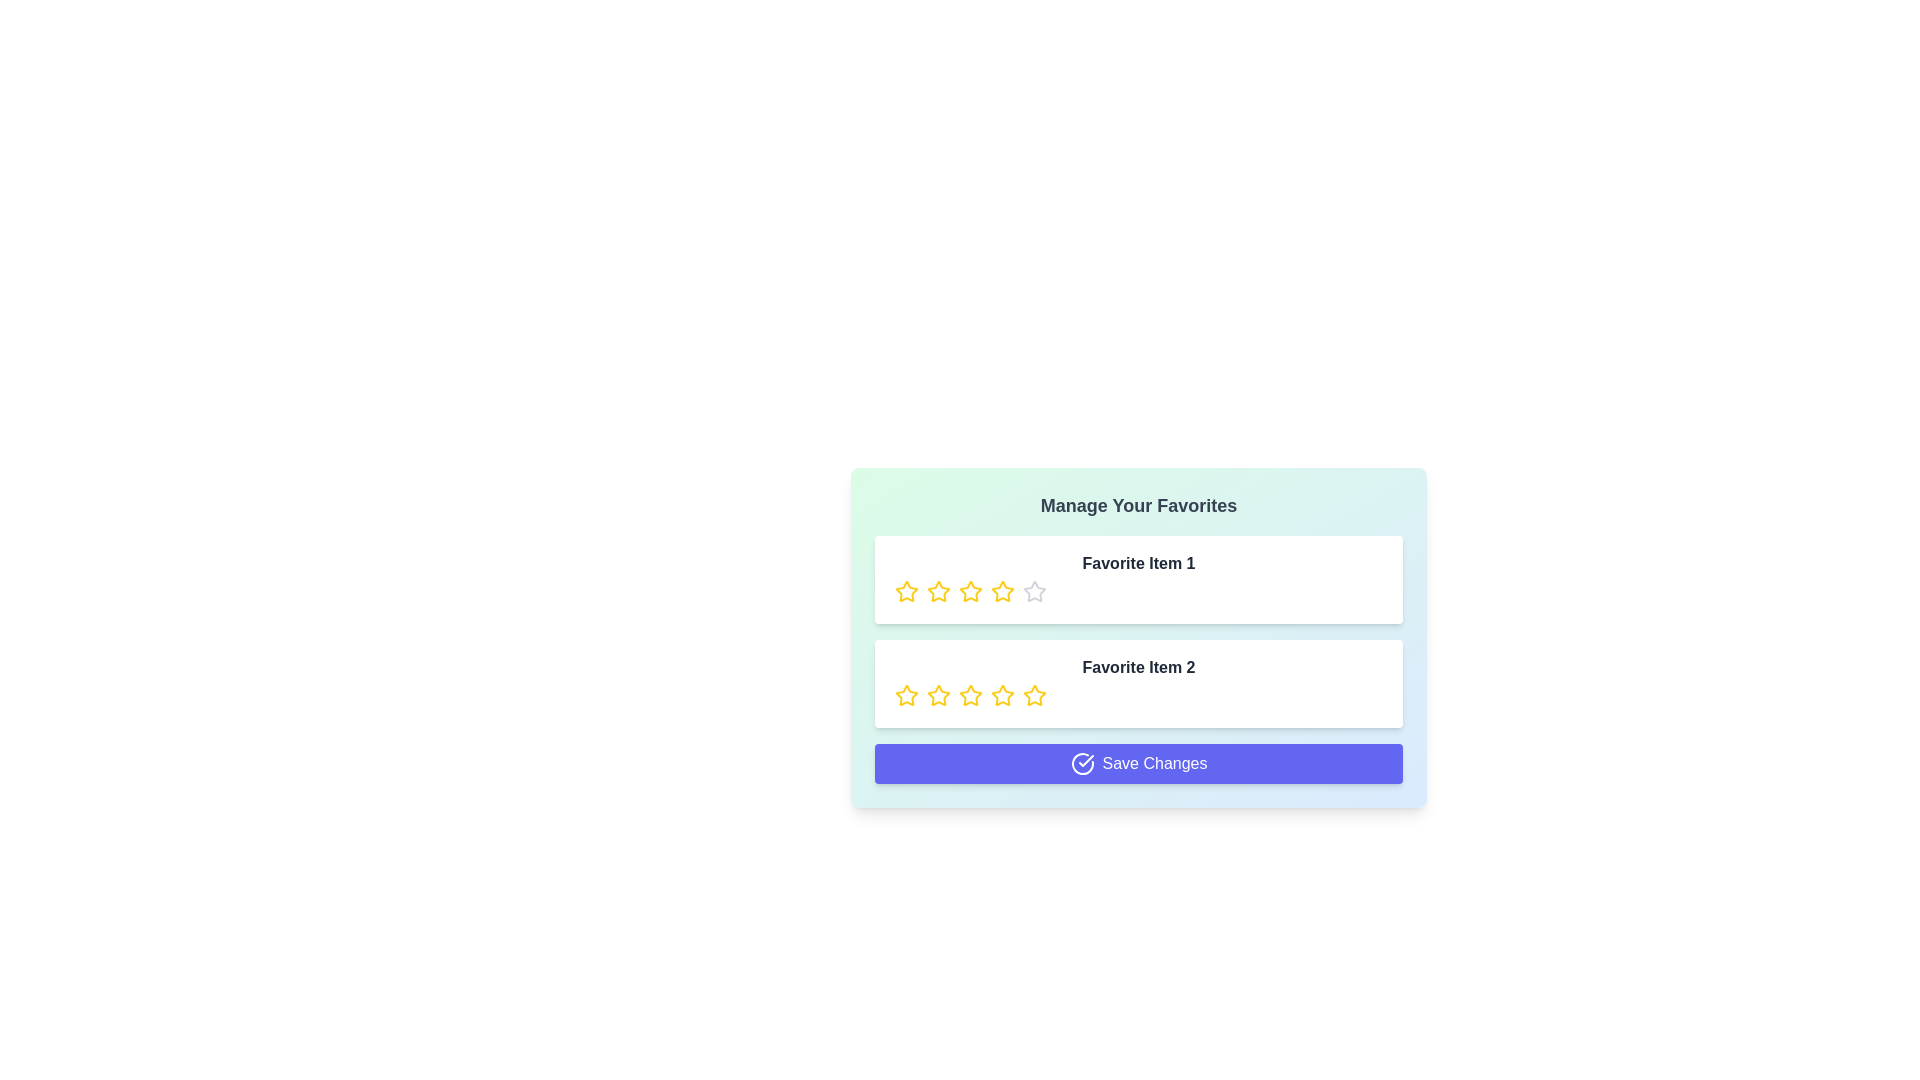  What do you see at coordinates (938, 590) in the screenshot?
I see `the rating of a favorite item to 2 stars` at bounding box center [938, 590].